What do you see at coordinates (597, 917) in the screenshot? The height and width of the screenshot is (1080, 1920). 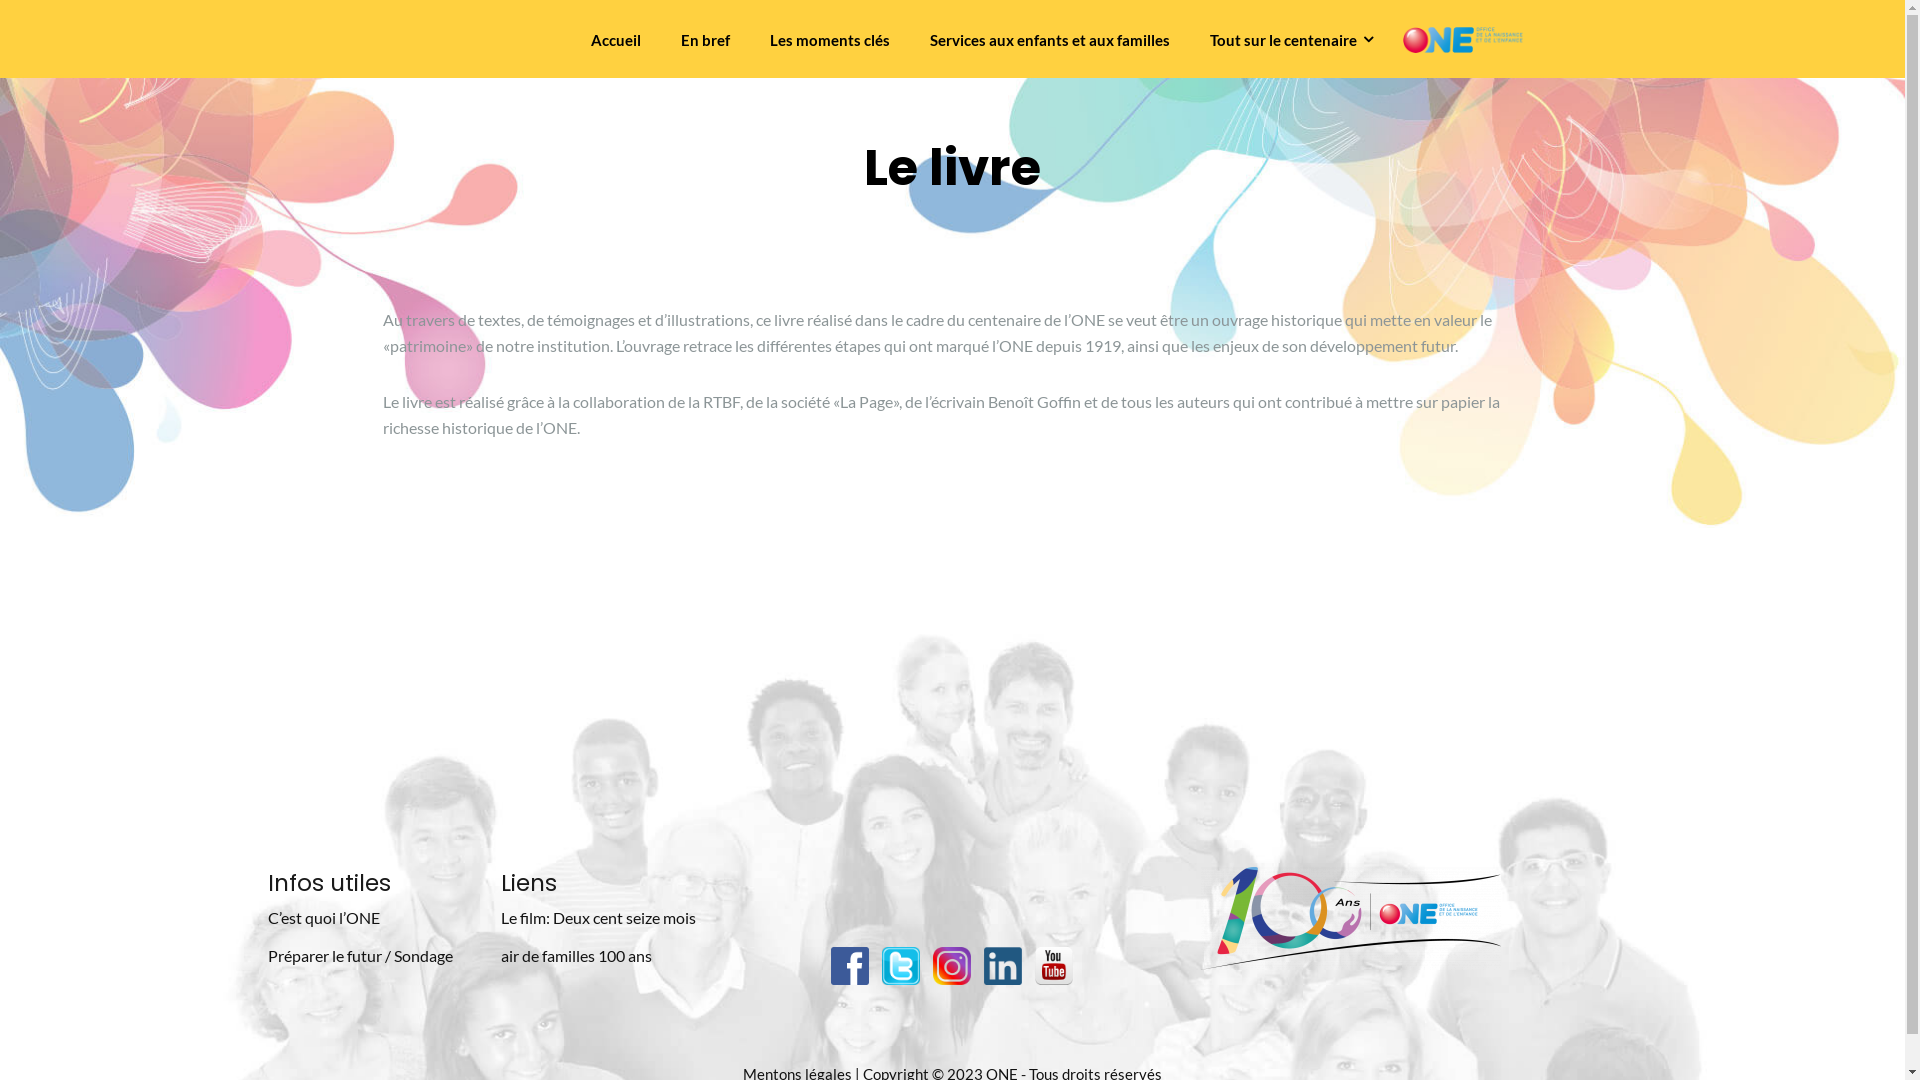 I see `'Le film: Deux cent seize mois'` at bounding box center [597, 917].